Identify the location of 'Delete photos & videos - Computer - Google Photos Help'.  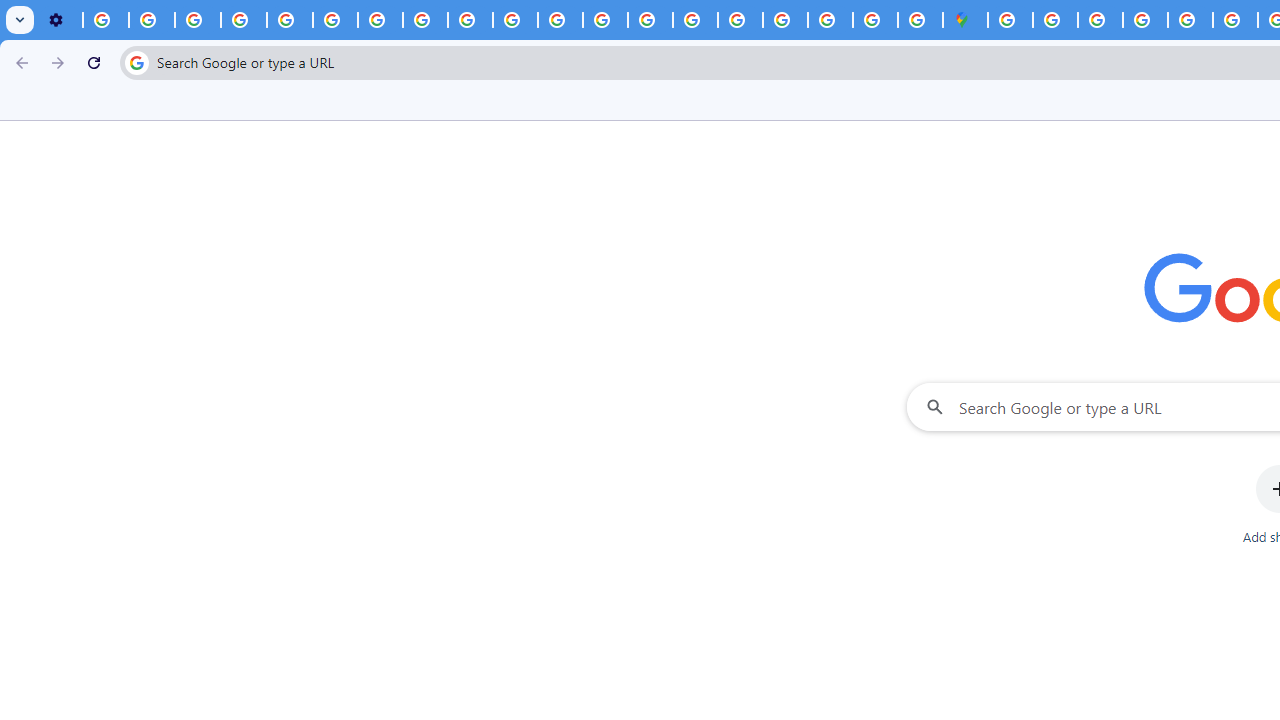
(105, 20).